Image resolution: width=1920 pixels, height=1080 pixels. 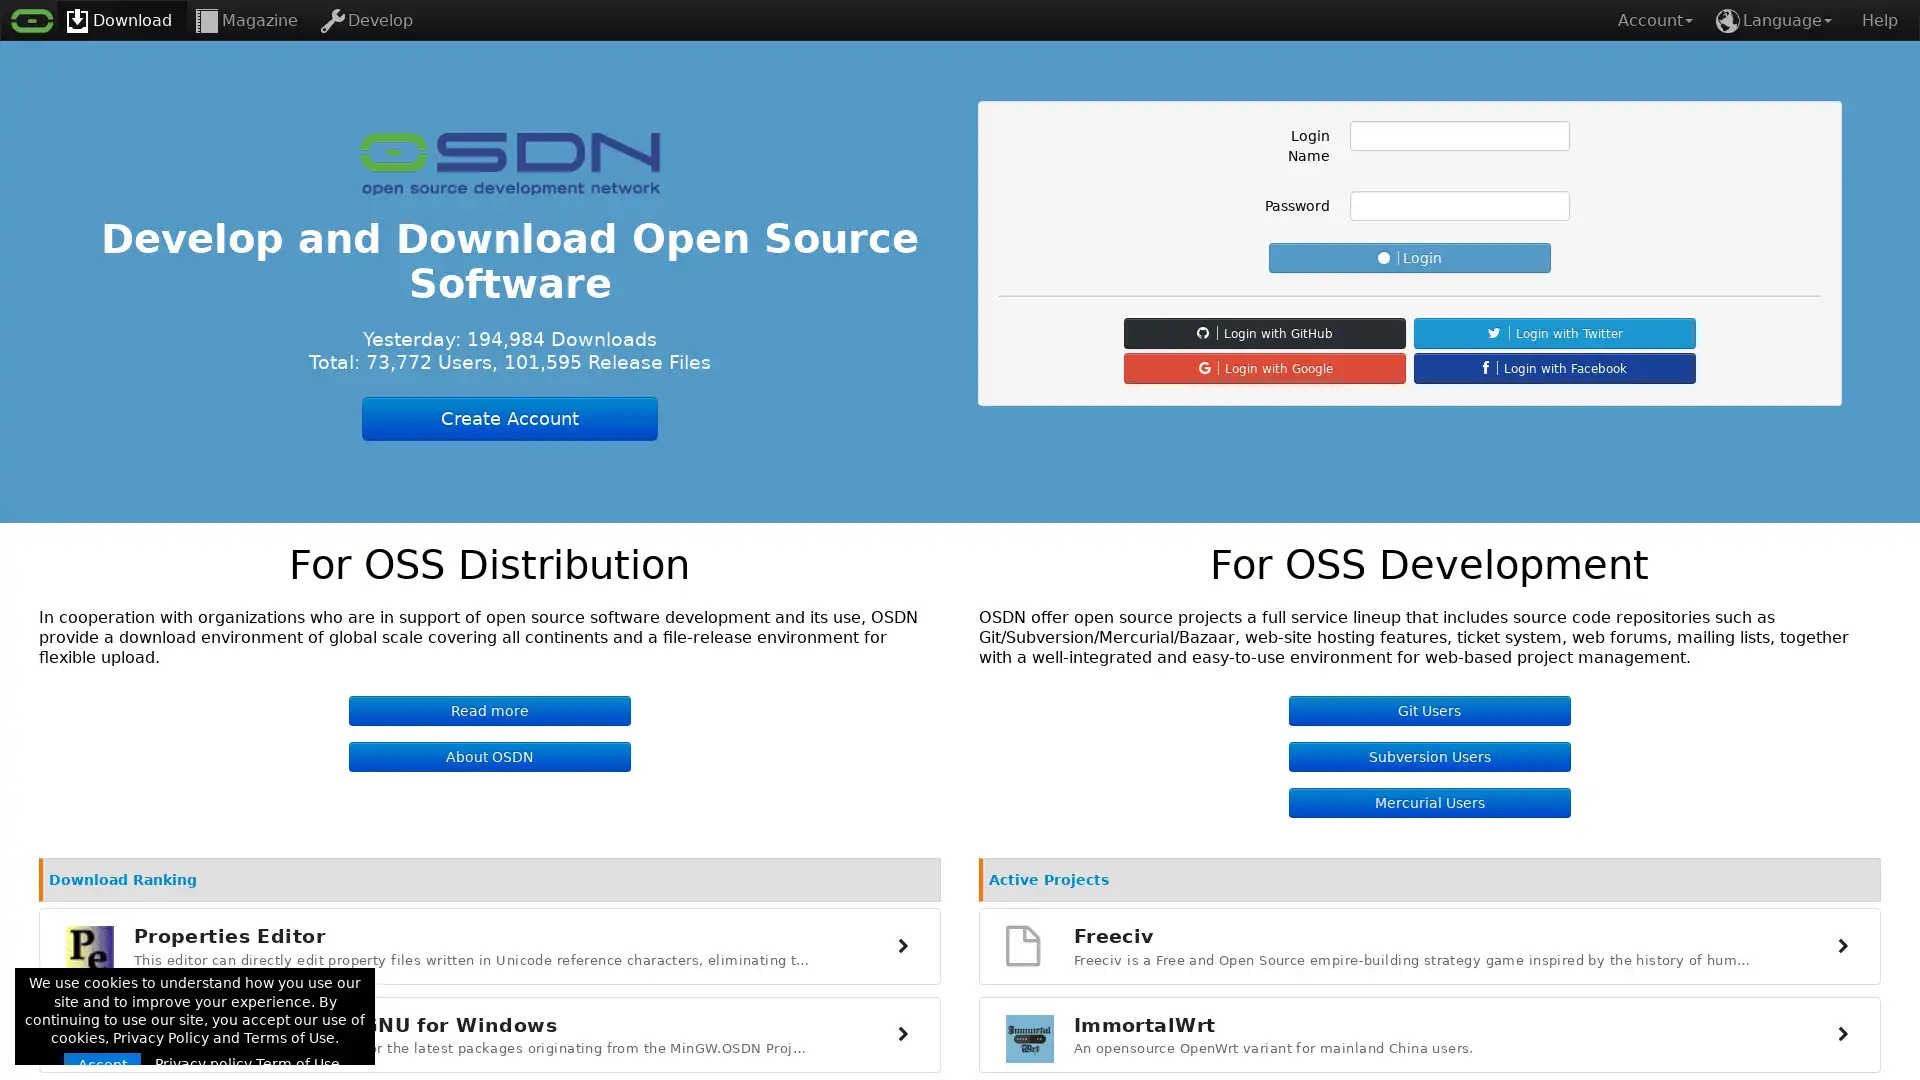 What do you see at coordinates (1409, 257) in the screenshot?
I see `Login` at bounding box center [1409, 257].